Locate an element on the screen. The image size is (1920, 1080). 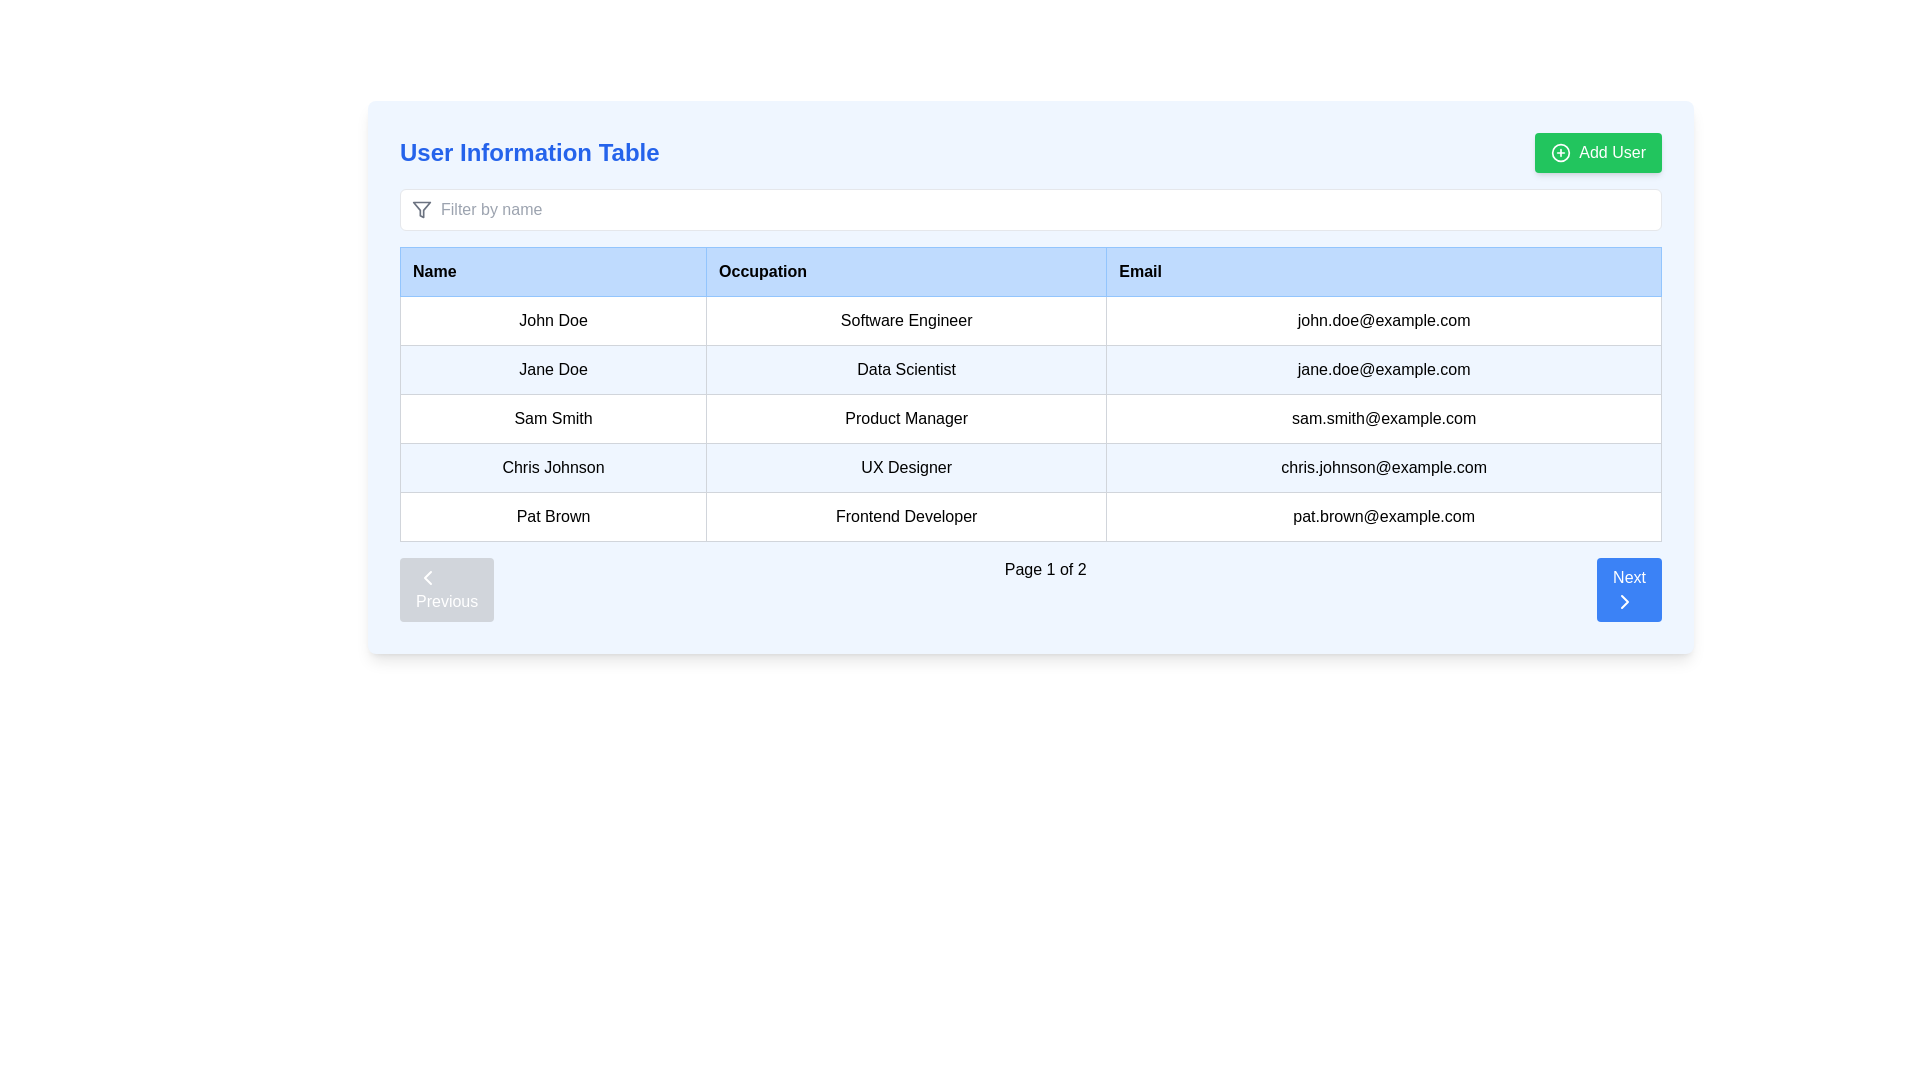
the circular icon with a plus sign, which is located within the green 'Add User' button at the top-right corner of the interface is located at coordinates (1560, 152).